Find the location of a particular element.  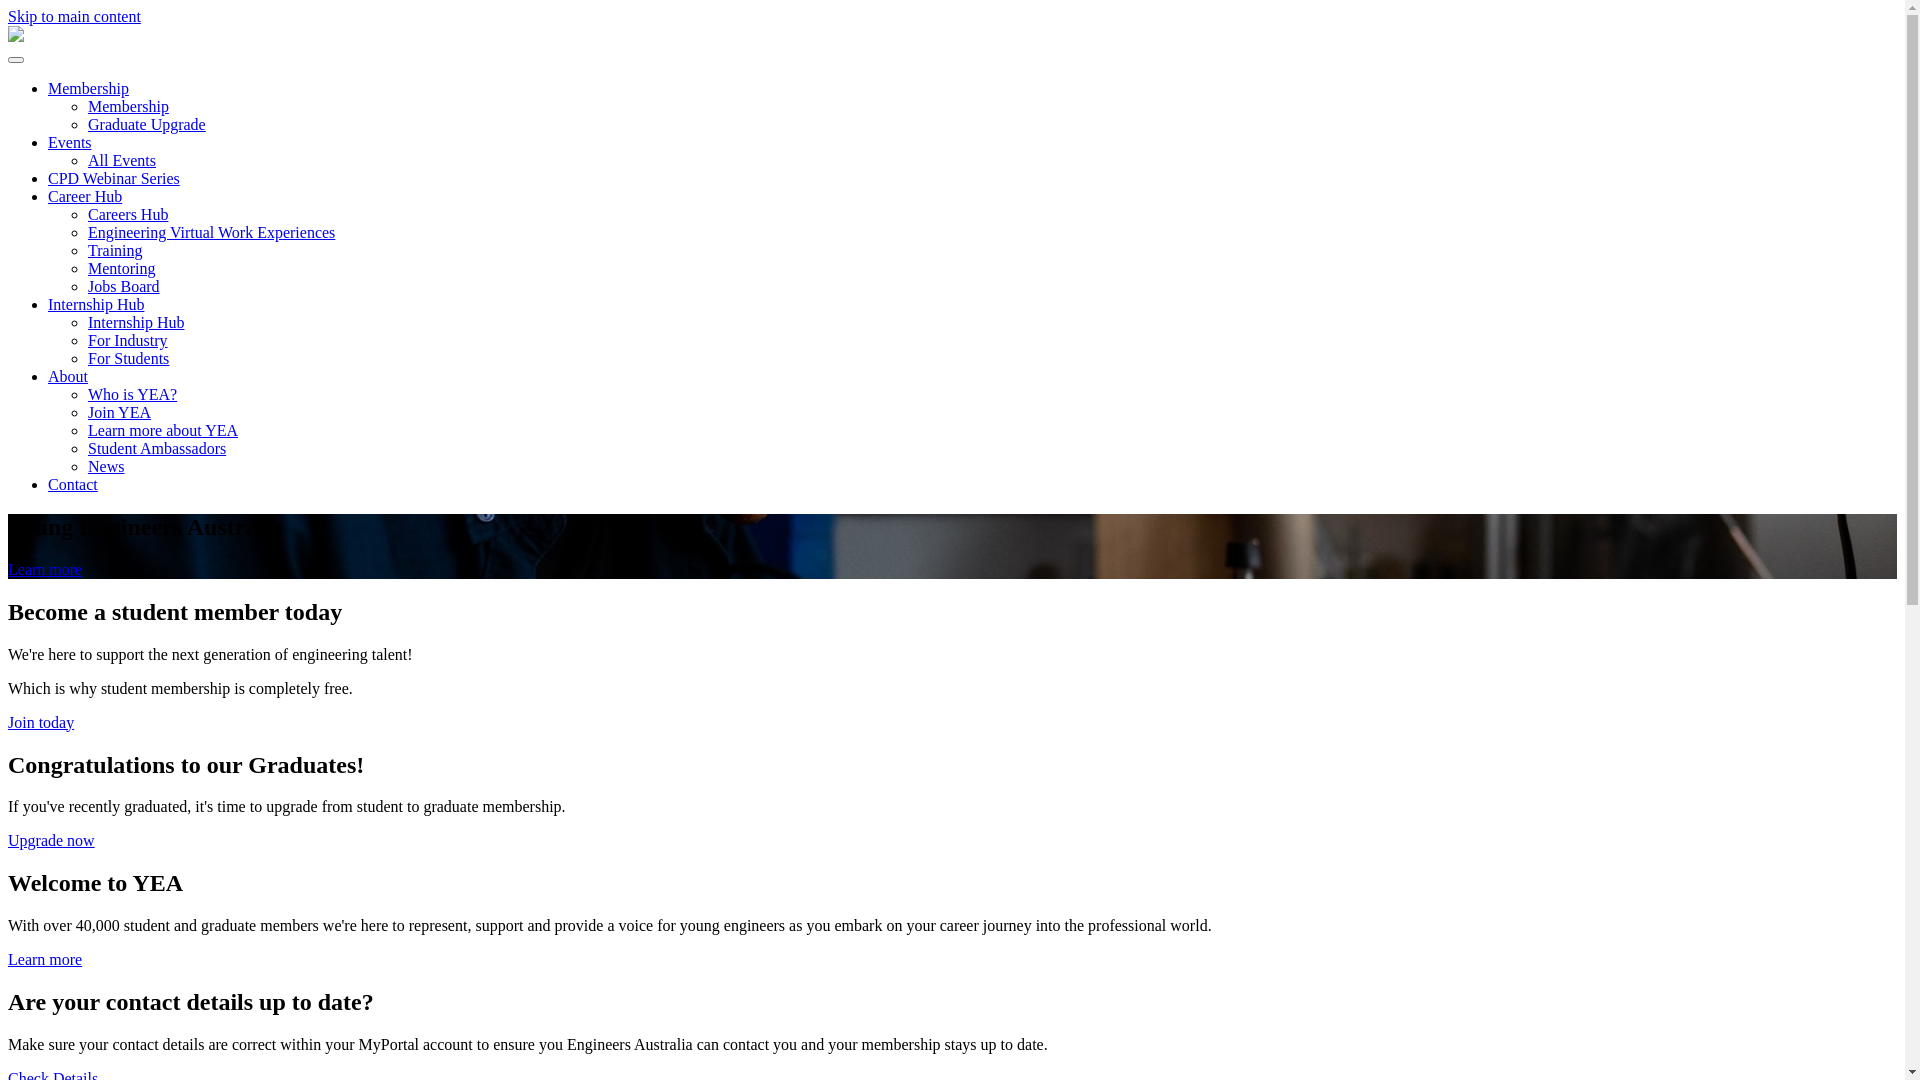

'Events' is located at coordinates (70, 141).